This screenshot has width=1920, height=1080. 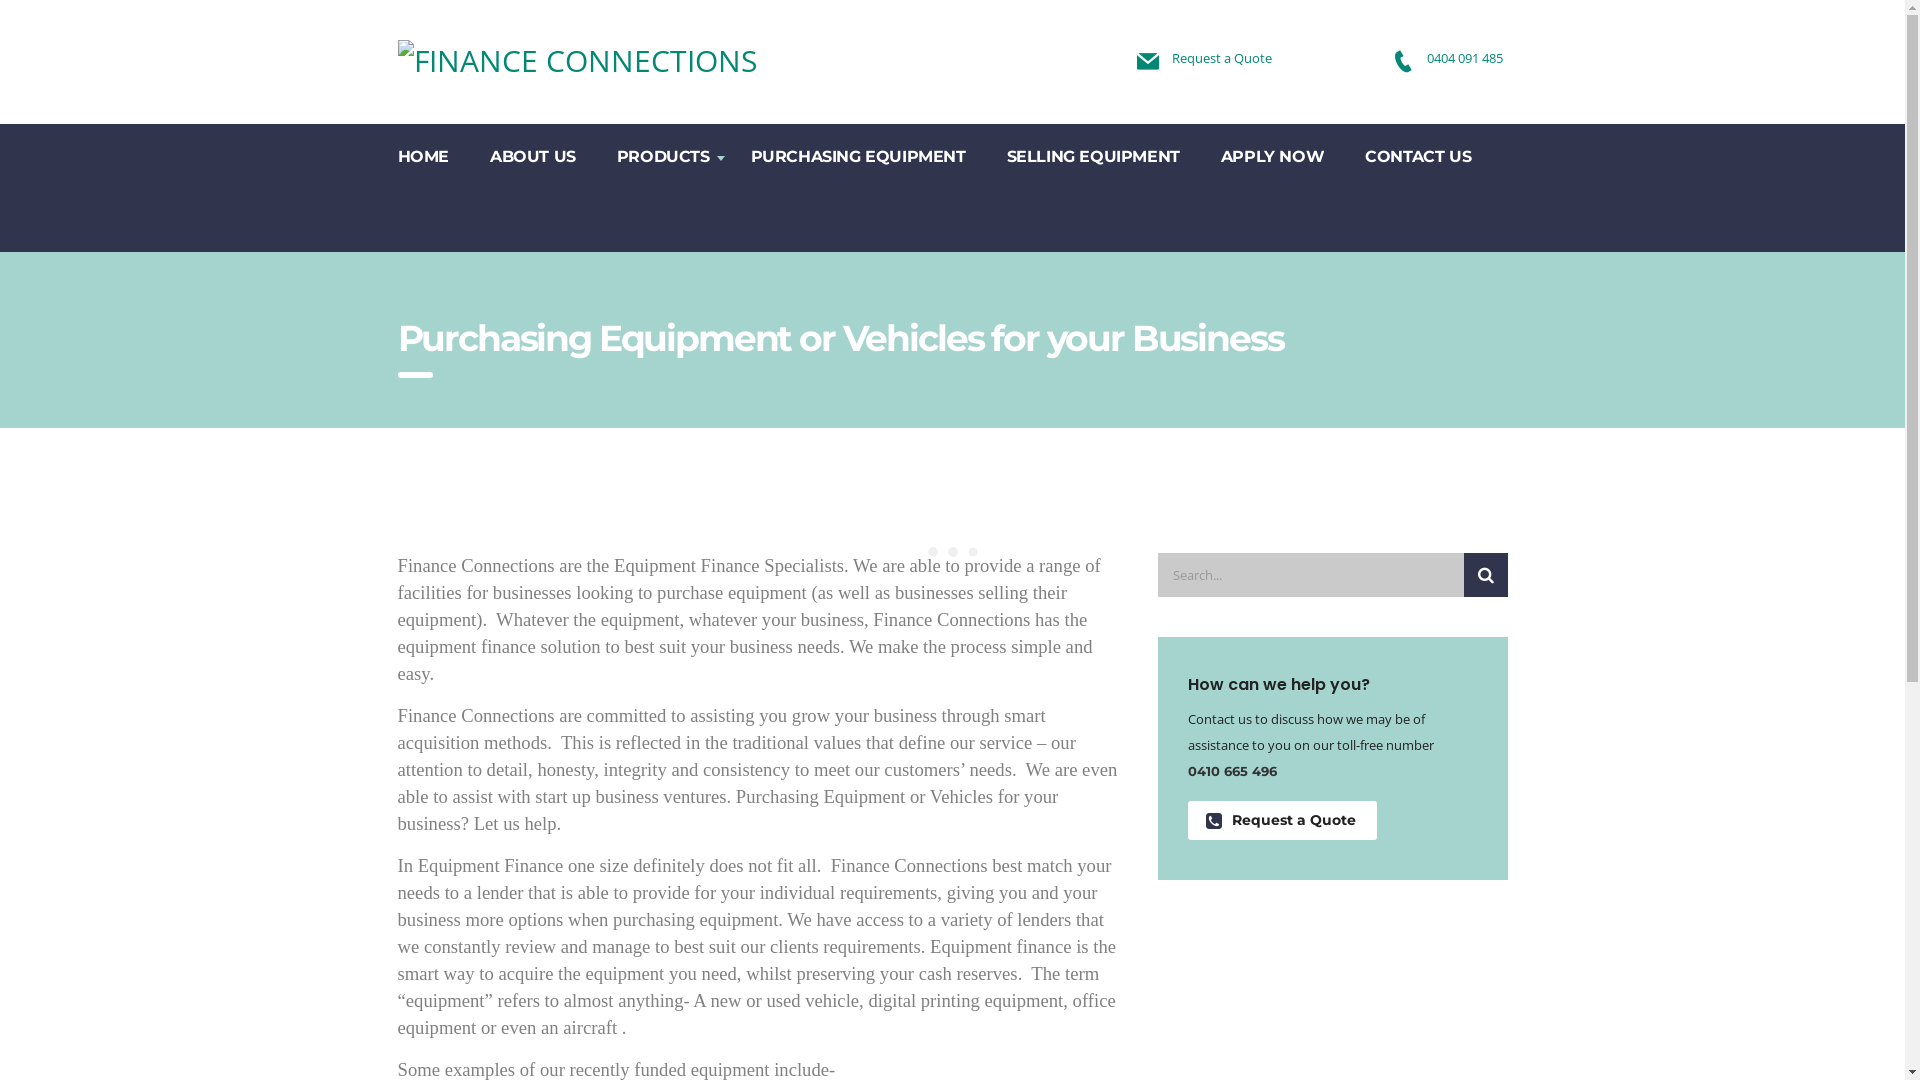 I want to click on 'SELLING EQUIPMENT', so click(x=1093, y=154).